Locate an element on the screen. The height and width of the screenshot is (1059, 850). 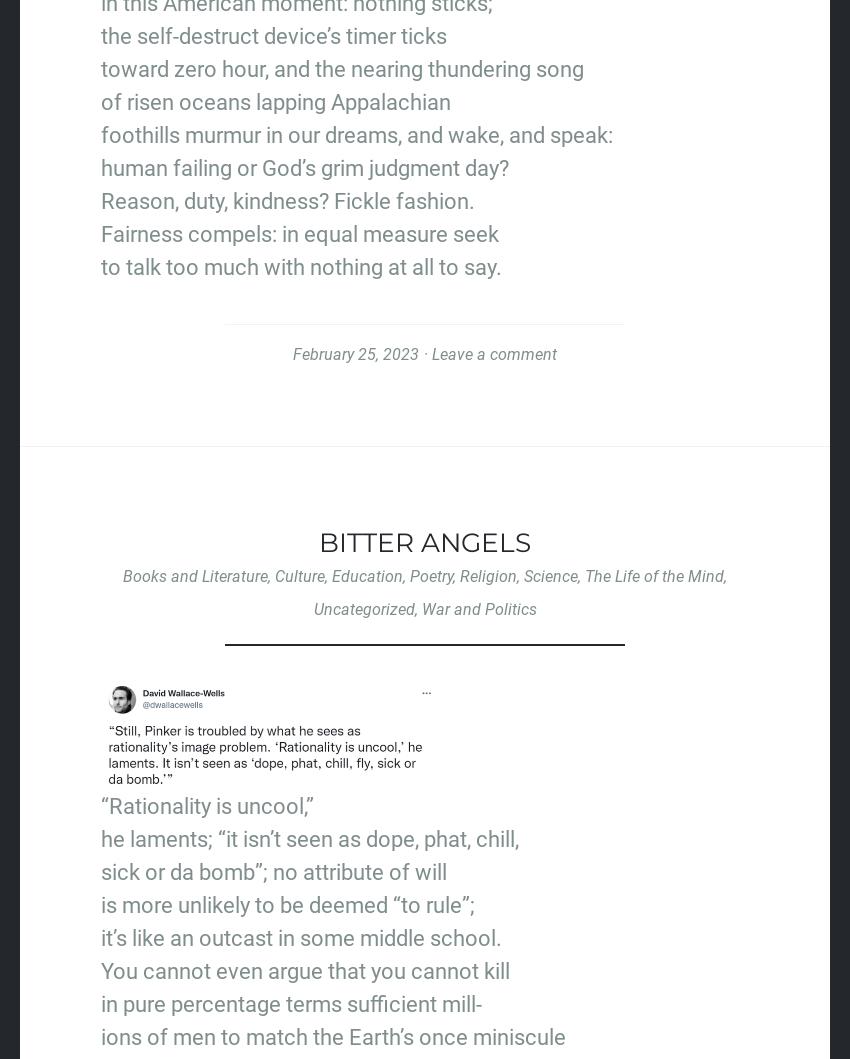
'in pure percentage terms sufficient mill-' is located at coordinates (290, 1002).